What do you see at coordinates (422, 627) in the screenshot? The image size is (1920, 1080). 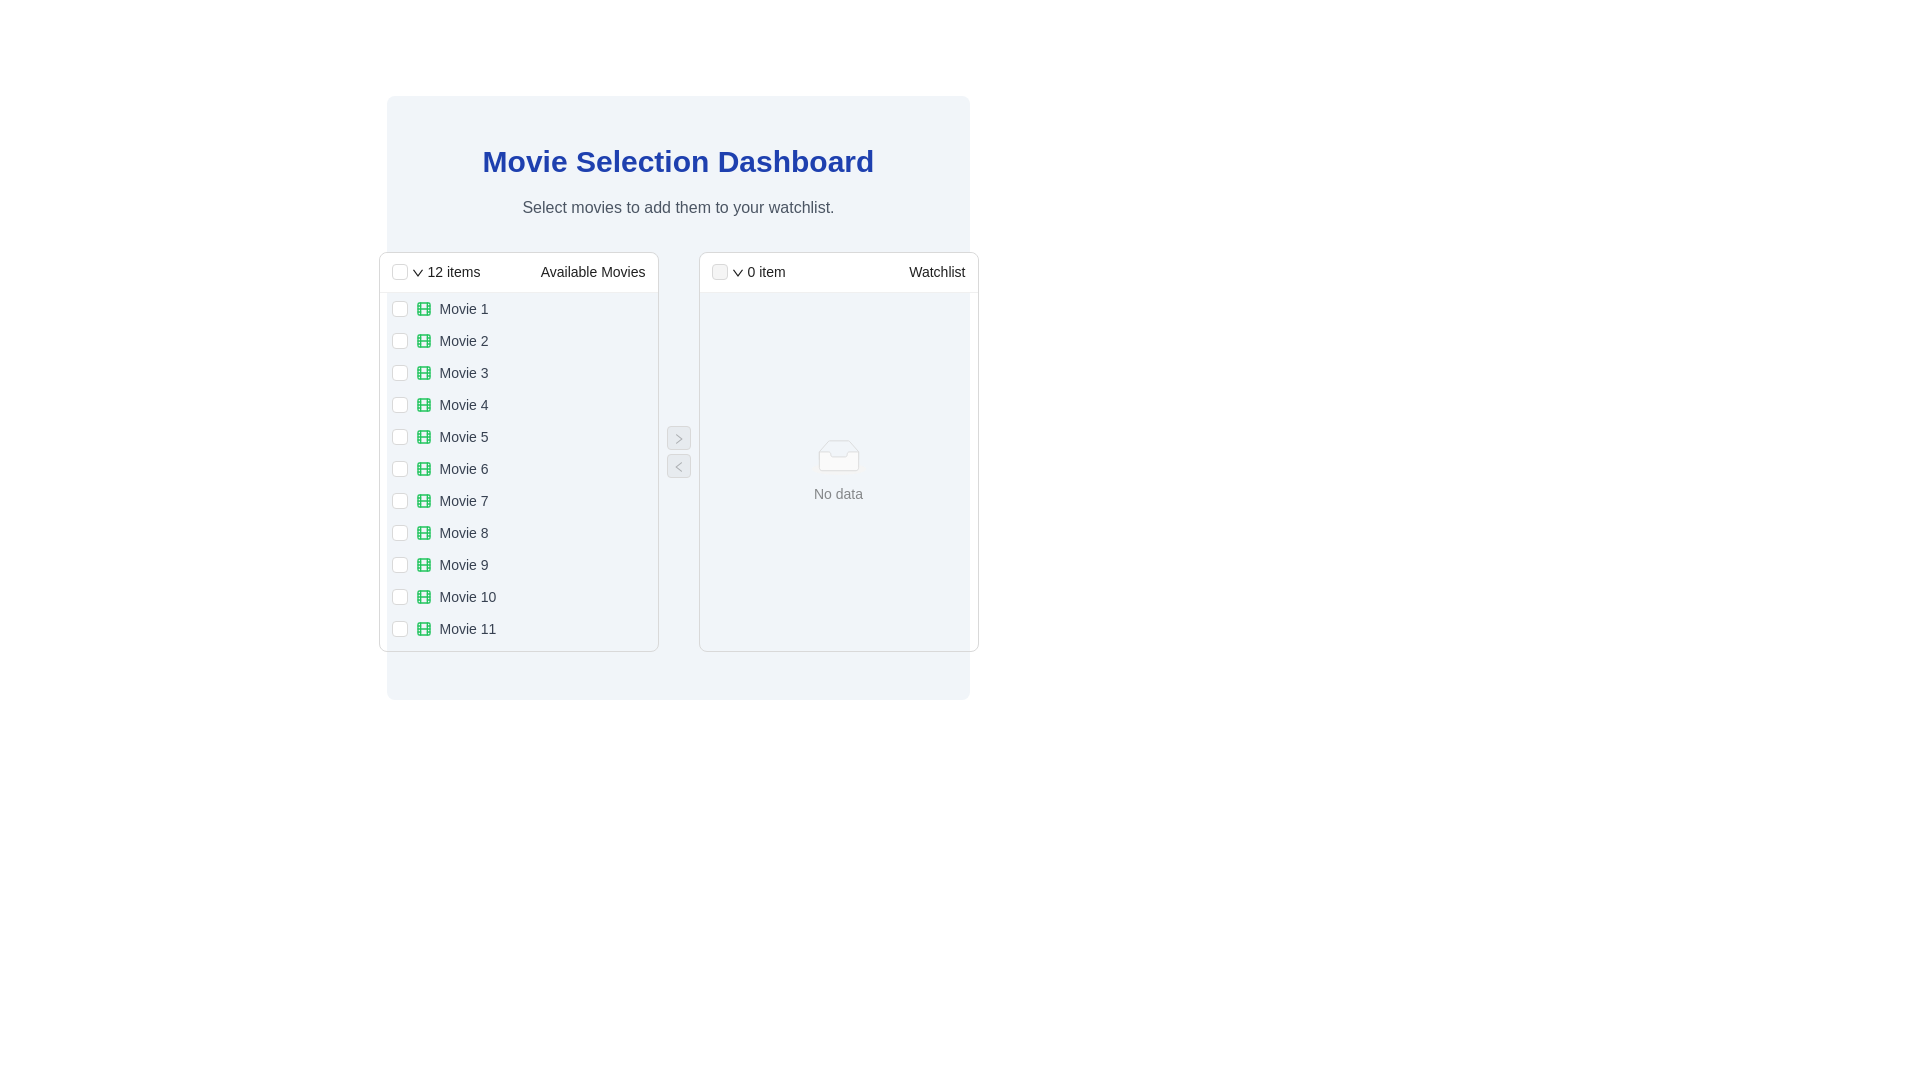 I see `the decorative graphic component that represents a film strip in the 'Movie 11' row of the Available Movies list` at bounding box center [422, 627].